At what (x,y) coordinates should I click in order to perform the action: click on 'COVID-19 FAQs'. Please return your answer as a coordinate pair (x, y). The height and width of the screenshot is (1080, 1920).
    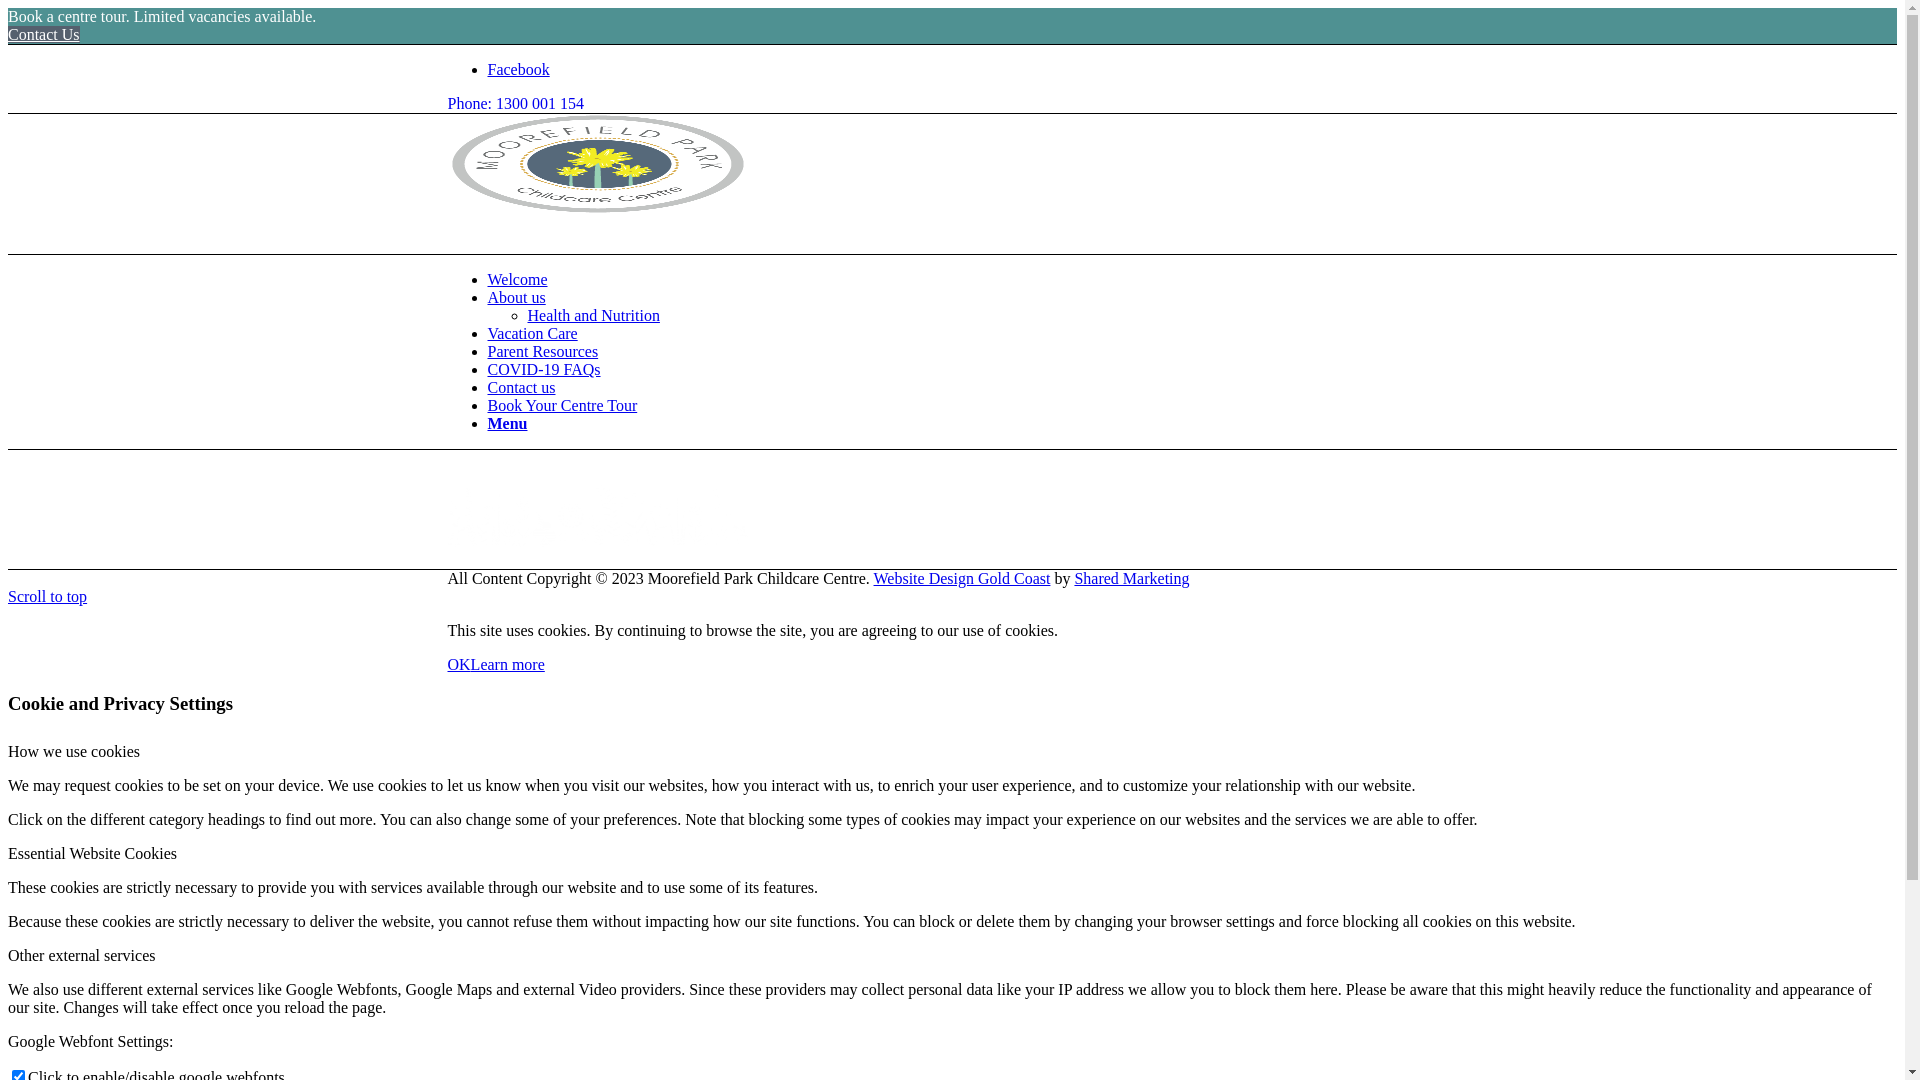
    Looking at the image, I should click on (544, 369).